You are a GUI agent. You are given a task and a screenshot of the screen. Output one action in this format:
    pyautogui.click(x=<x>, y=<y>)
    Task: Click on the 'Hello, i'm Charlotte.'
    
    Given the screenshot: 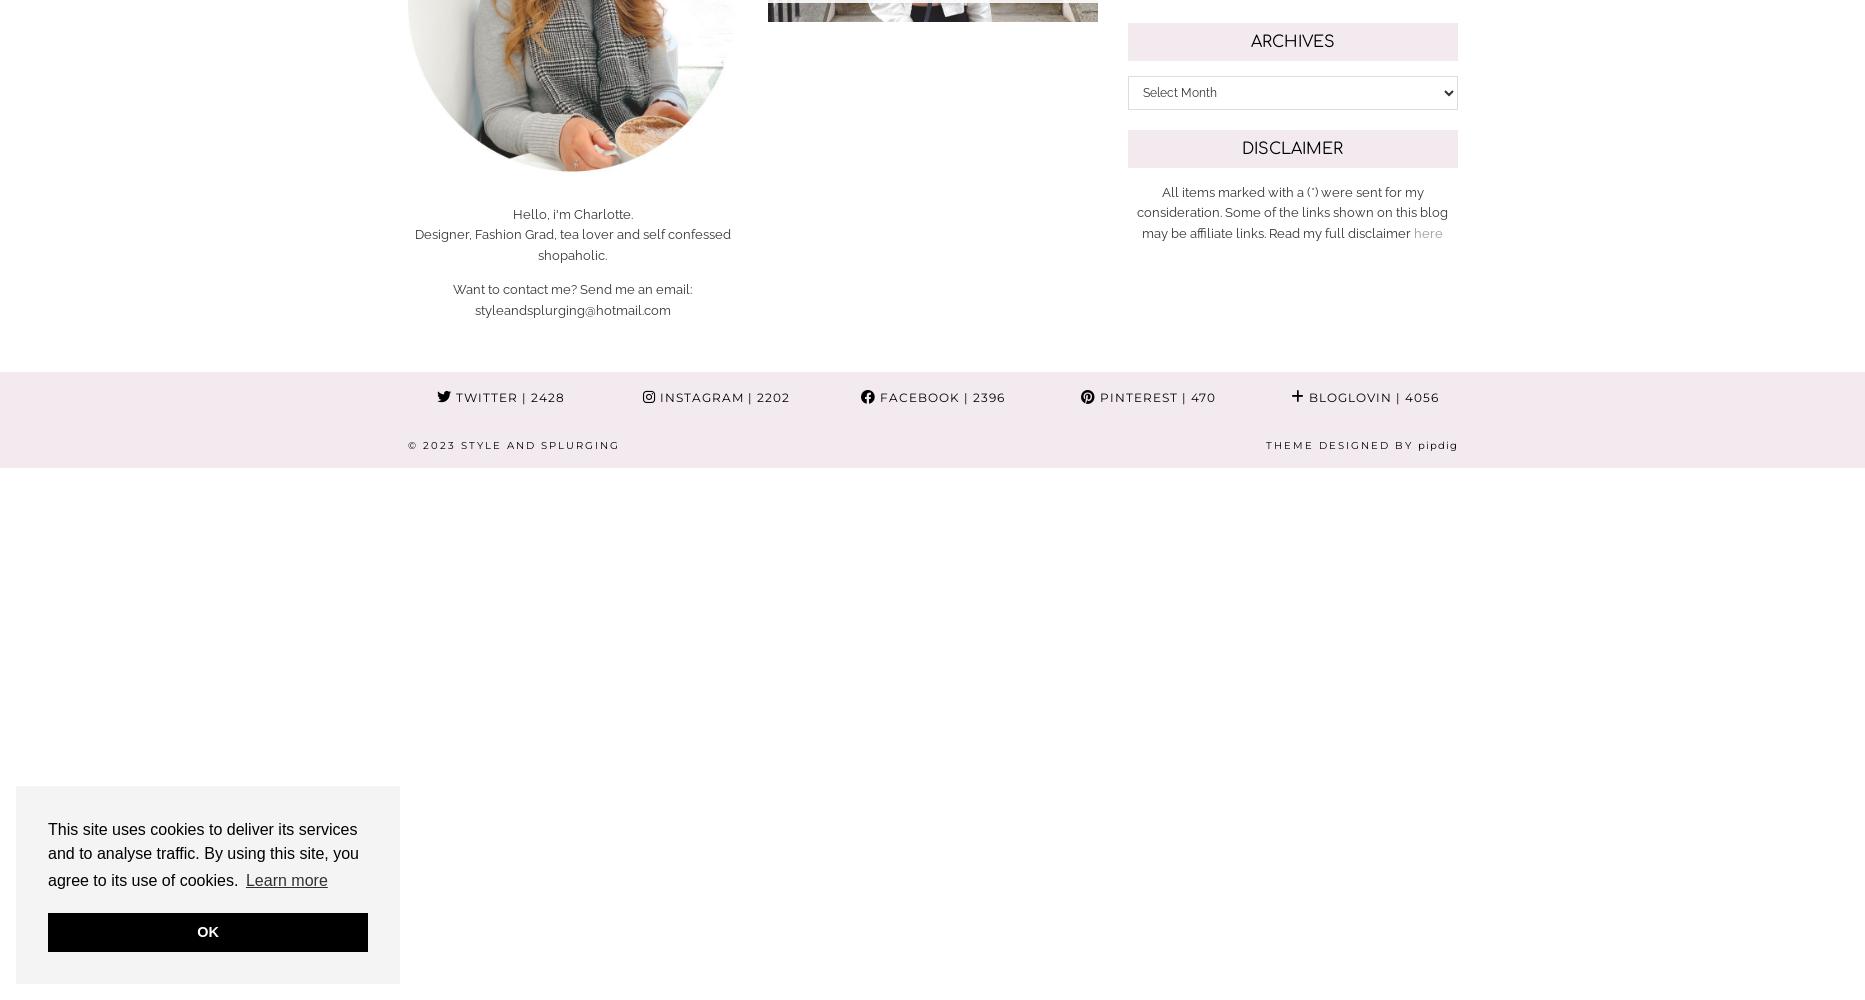 What is the action you would take?
    pyautogui.click(x=571, y=212)
    